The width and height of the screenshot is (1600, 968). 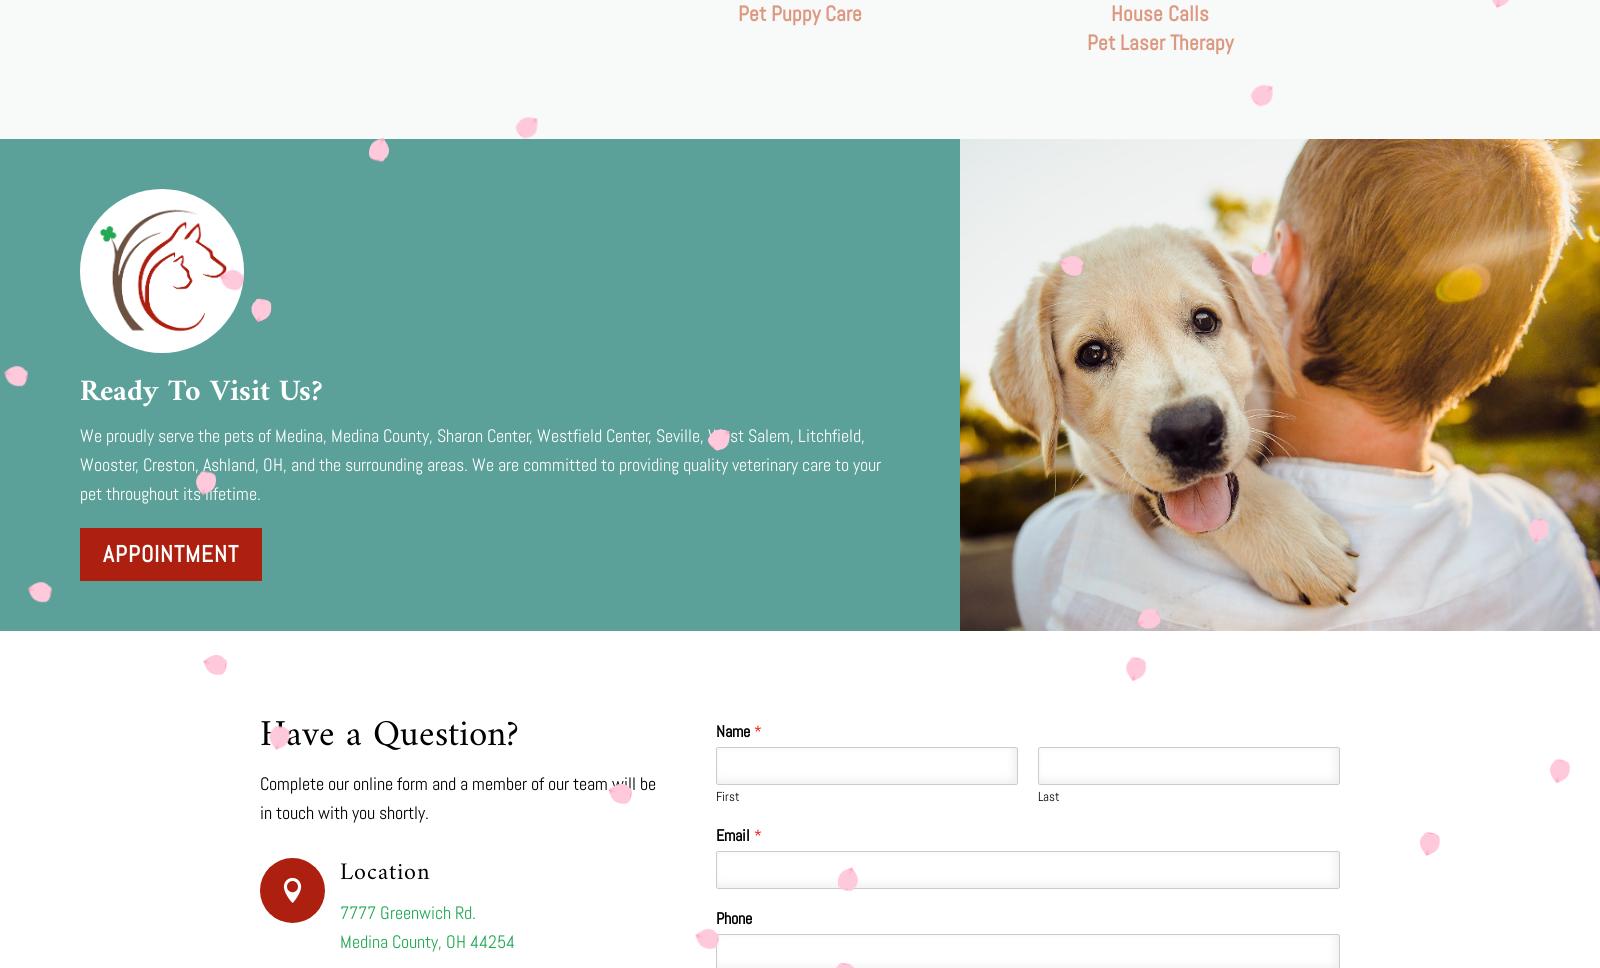 What do you see at coordinates (426, 939) in the screenshot?
I see `'Medina County, OH 44254'` at bounding box center [426, 939].